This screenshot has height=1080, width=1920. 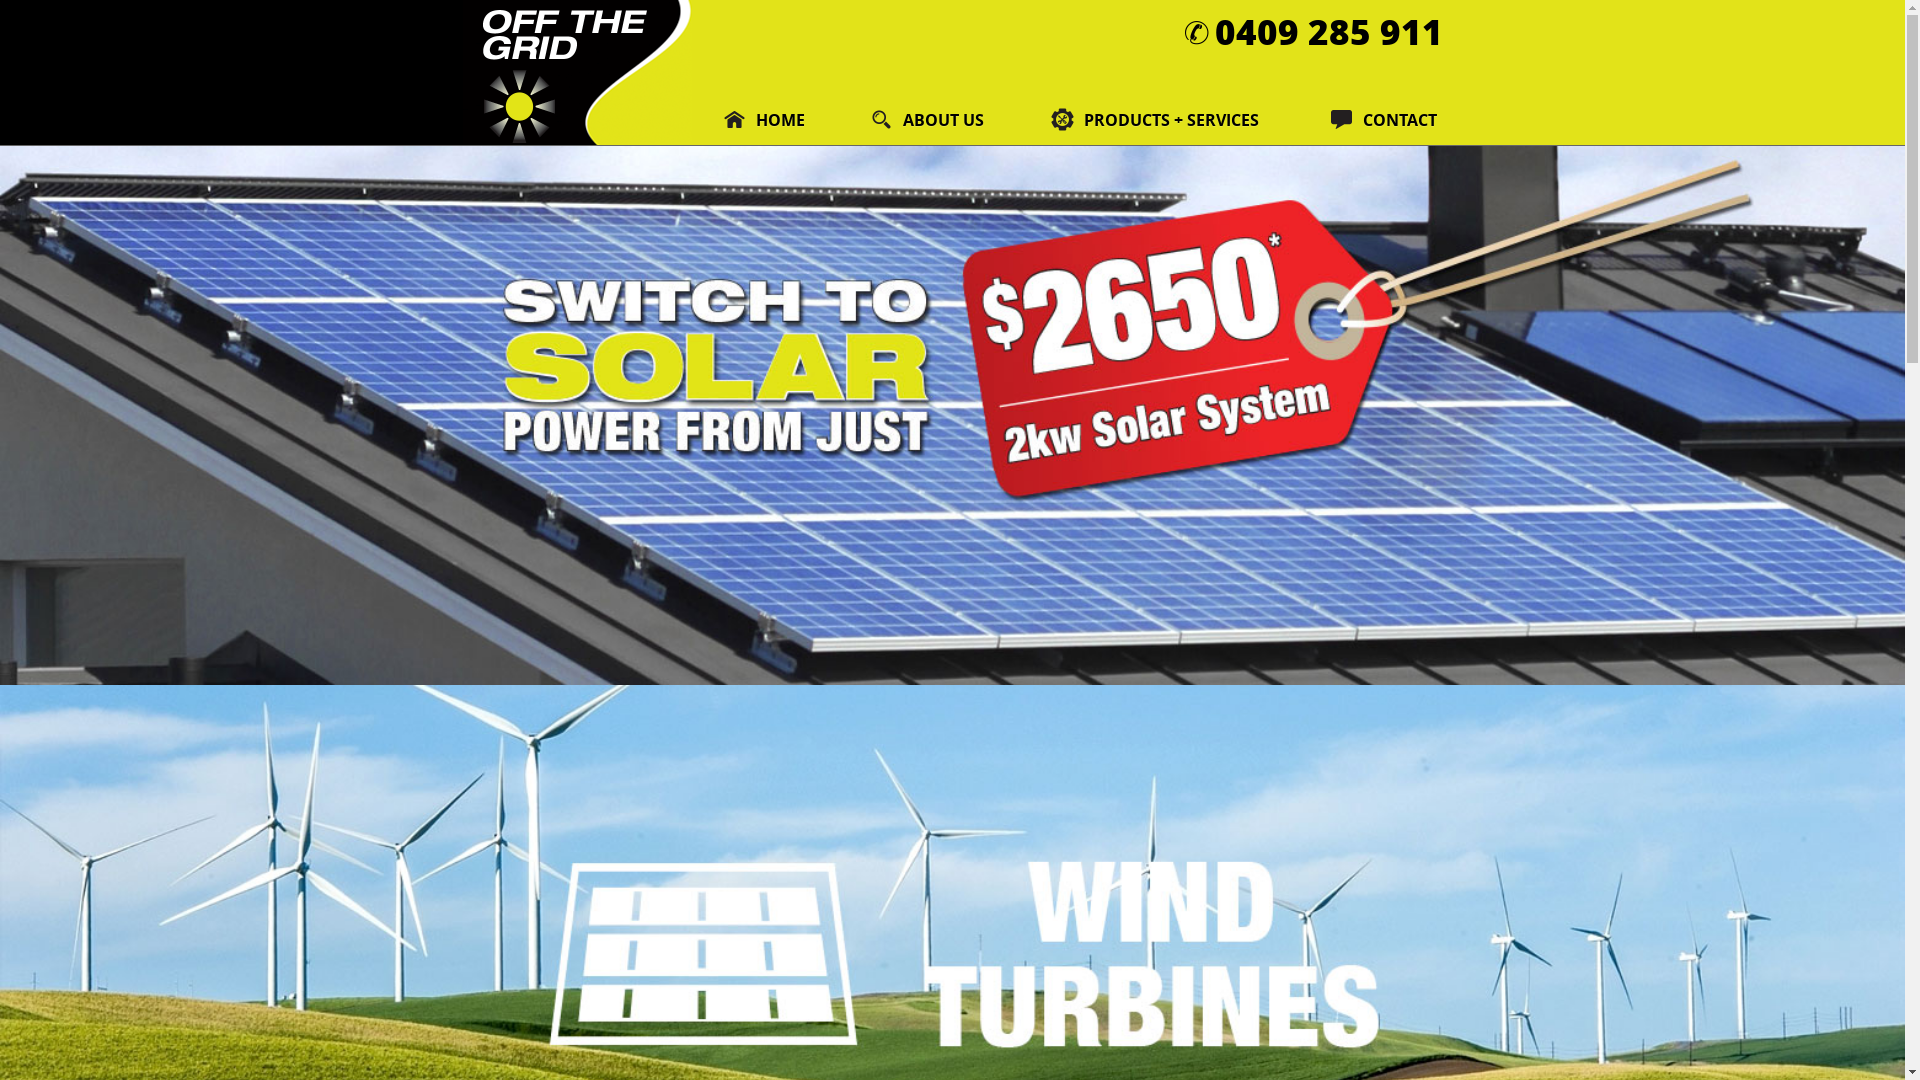 What do you see at coordinates (765, 119) in the screenshot?
I see `'HOME'` at bounding box center [765, 119].